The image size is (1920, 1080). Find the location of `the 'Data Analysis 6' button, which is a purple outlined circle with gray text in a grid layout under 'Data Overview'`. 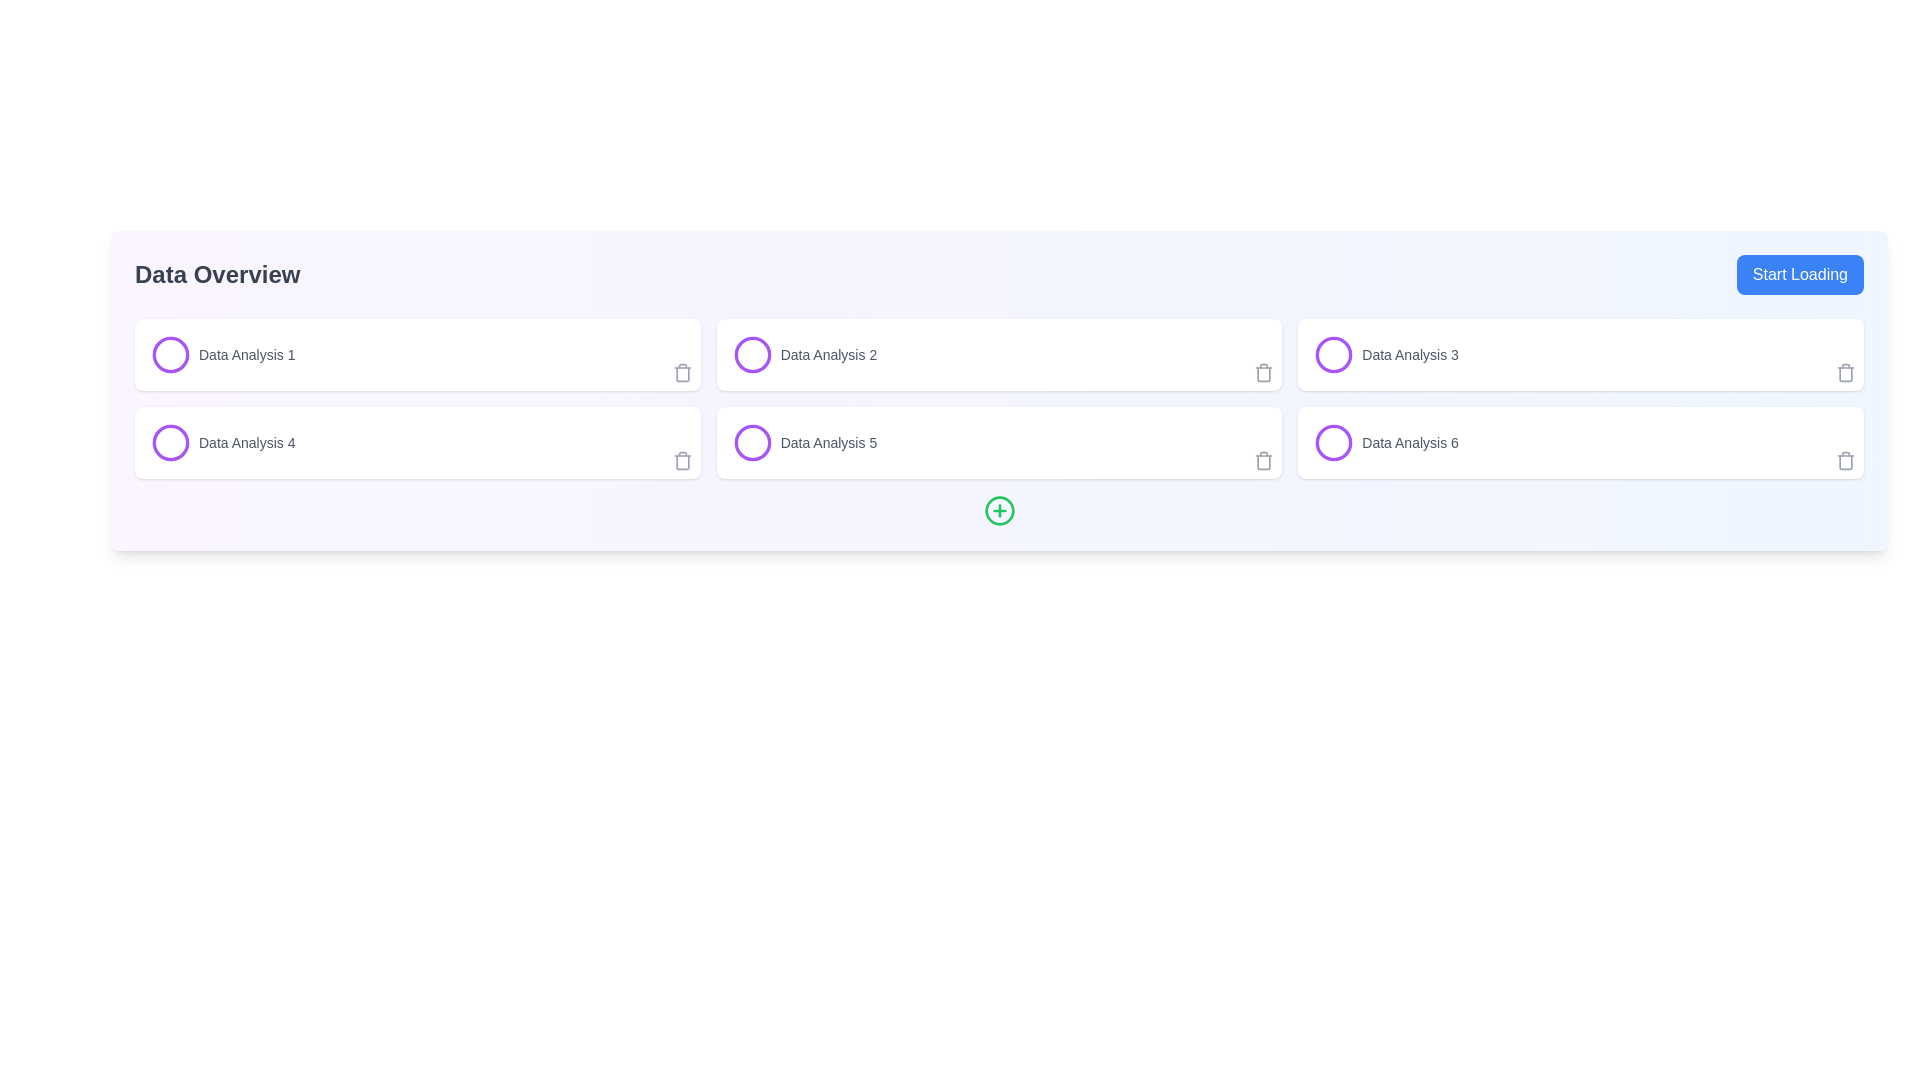

the 'Data Analysis 6' button, which is a purple outlined circle with gray text in a grid layout under 'Data Overview' is located at coordinates (1385, 442).